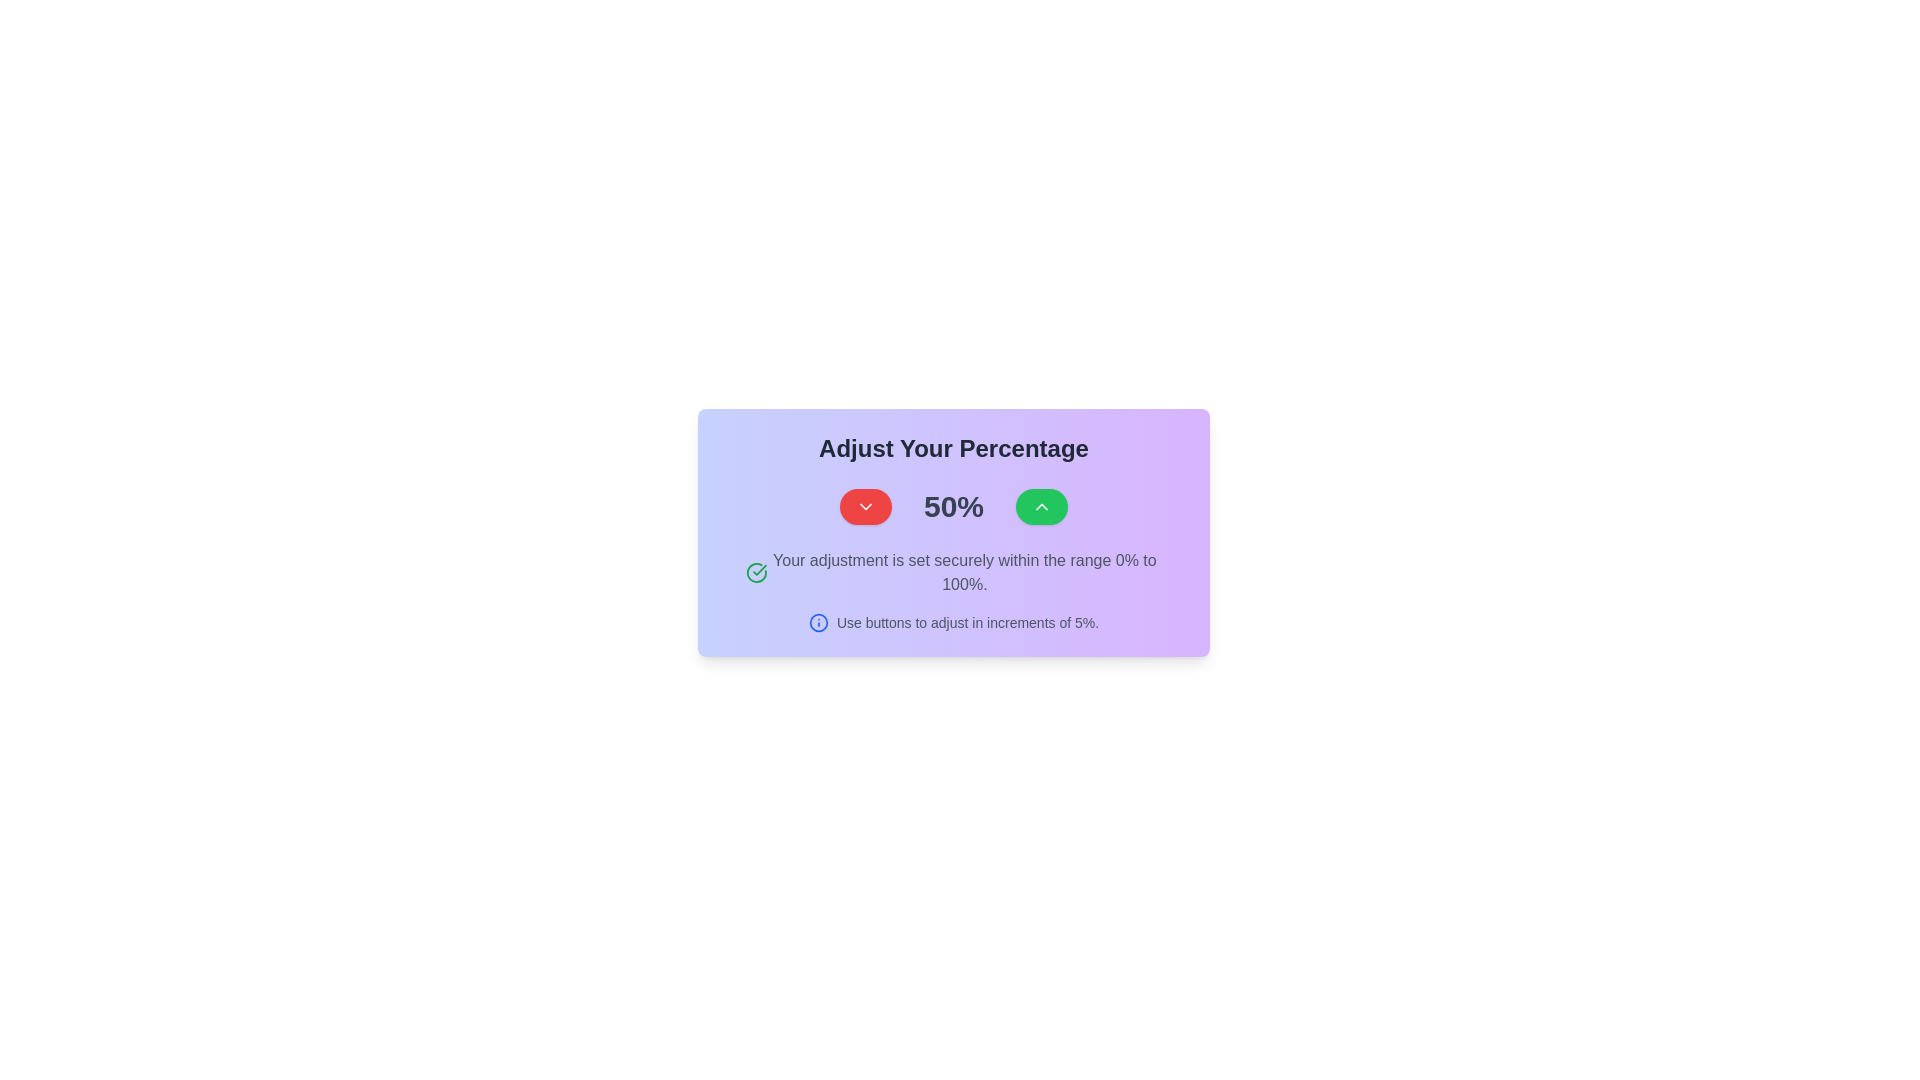  I want to click on the circular graphical element with a blue border, part of the information icon in the bottom-left section of the card widget, so click(818, 622).